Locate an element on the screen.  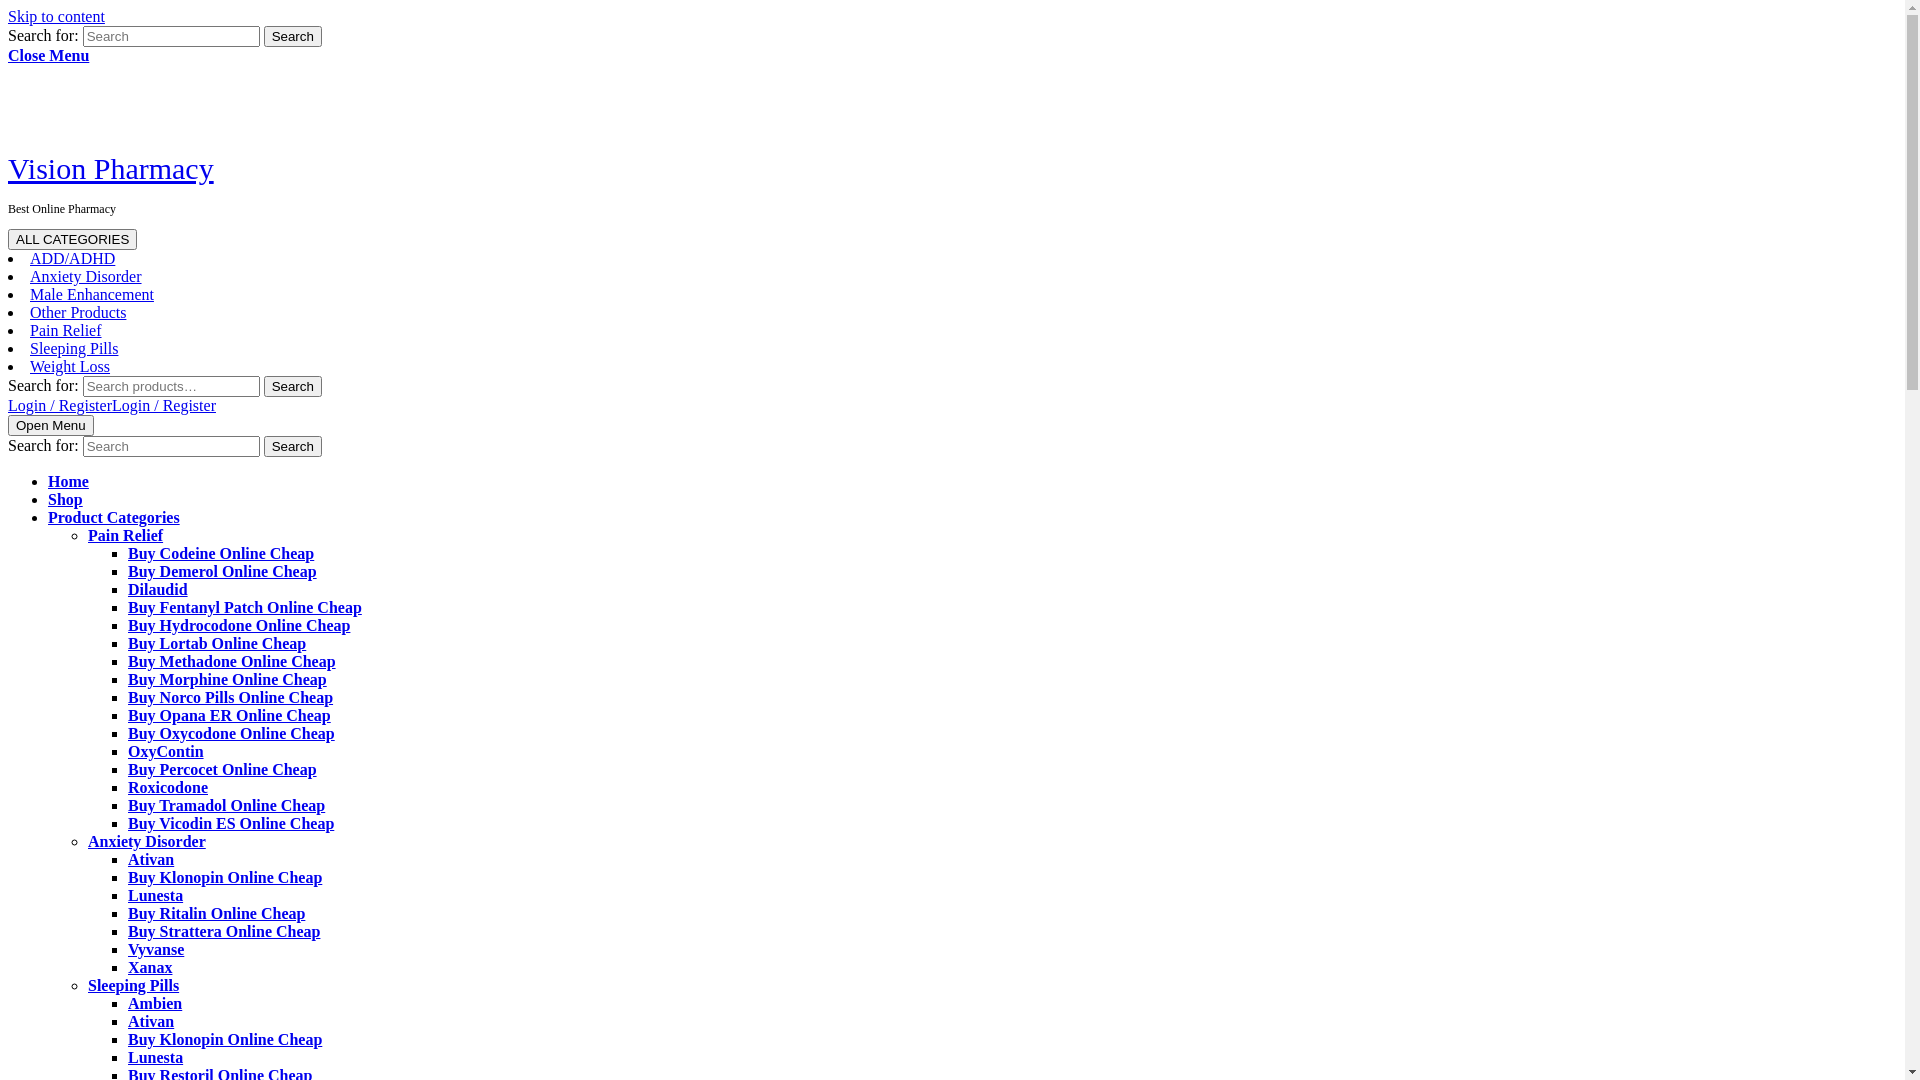
'Buy Klonopin Online Cheap' is located at coordinates (225, 1038).